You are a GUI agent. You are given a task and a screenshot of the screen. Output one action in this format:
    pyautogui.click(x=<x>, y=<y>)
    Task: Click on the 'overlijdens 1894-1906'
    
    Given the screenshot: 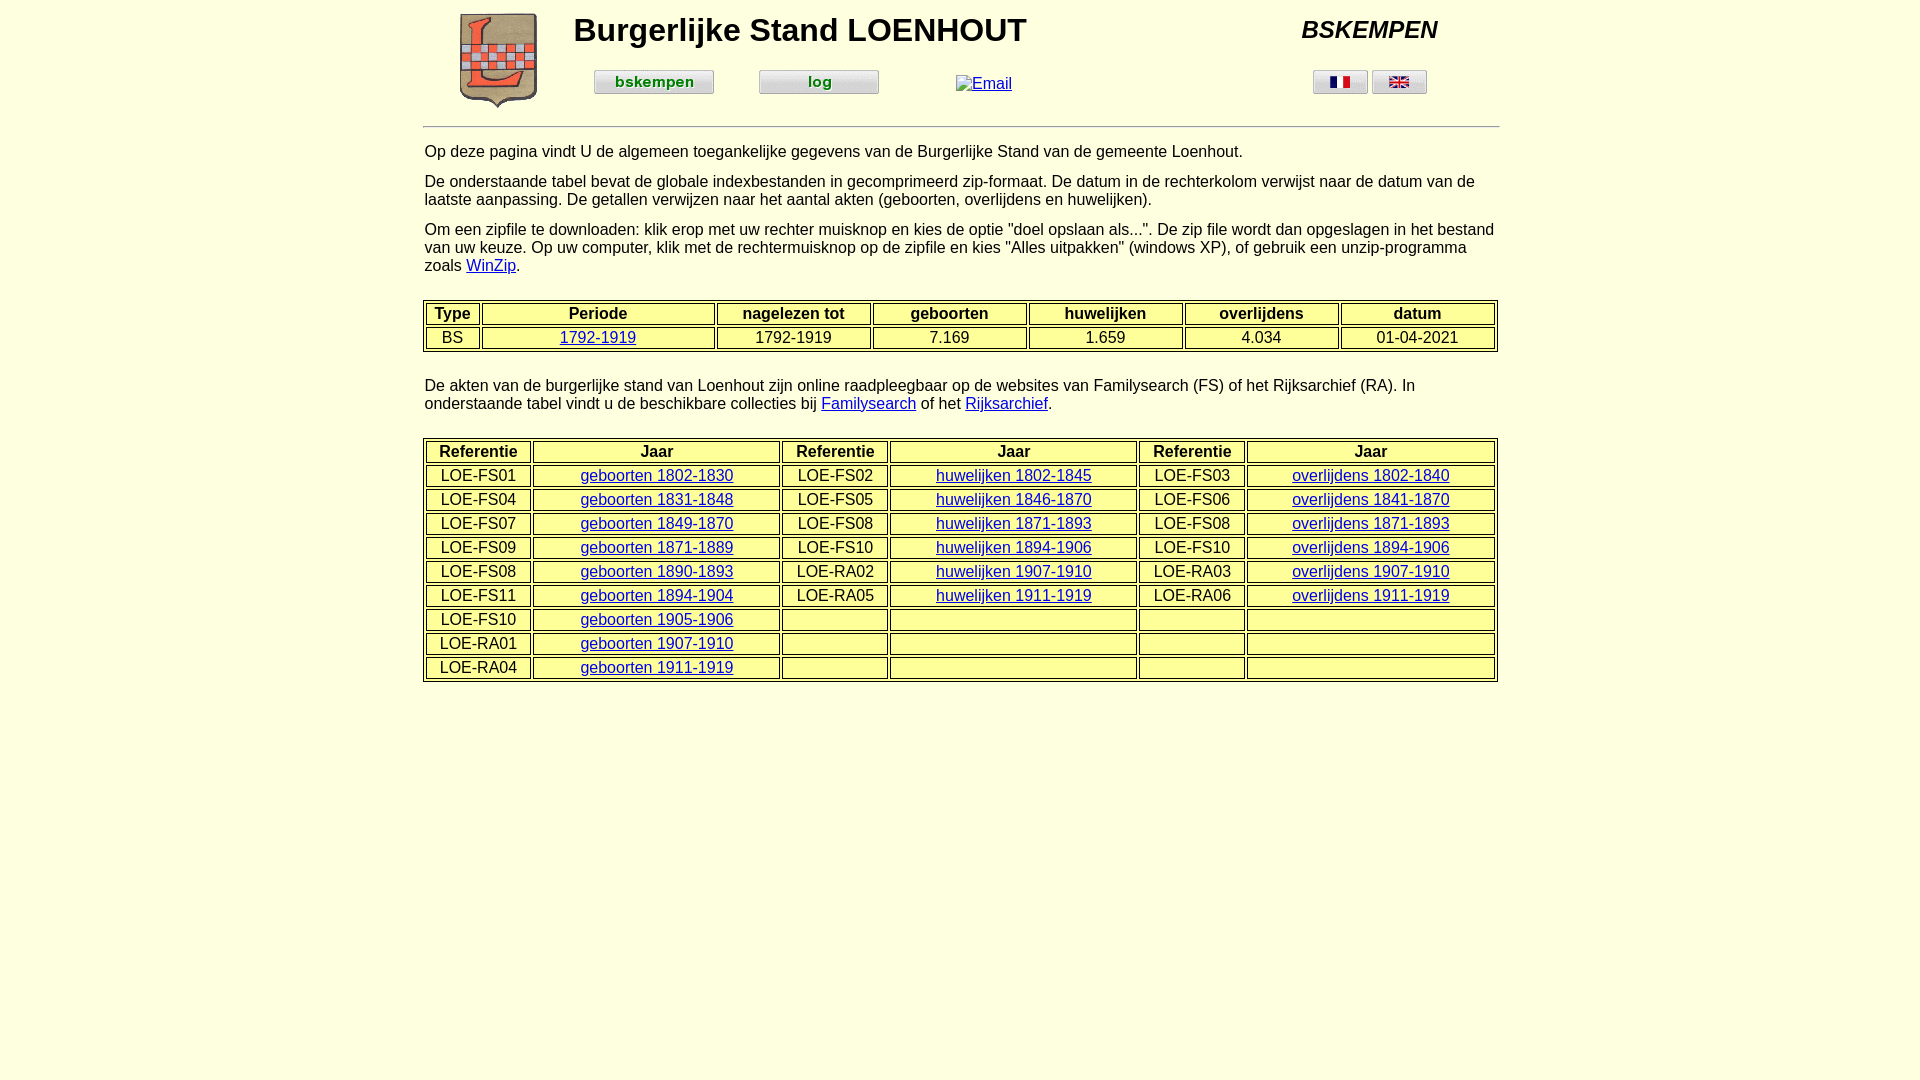 What is the action you would take?
    pyautogui.click(x=1369, y=547)
    